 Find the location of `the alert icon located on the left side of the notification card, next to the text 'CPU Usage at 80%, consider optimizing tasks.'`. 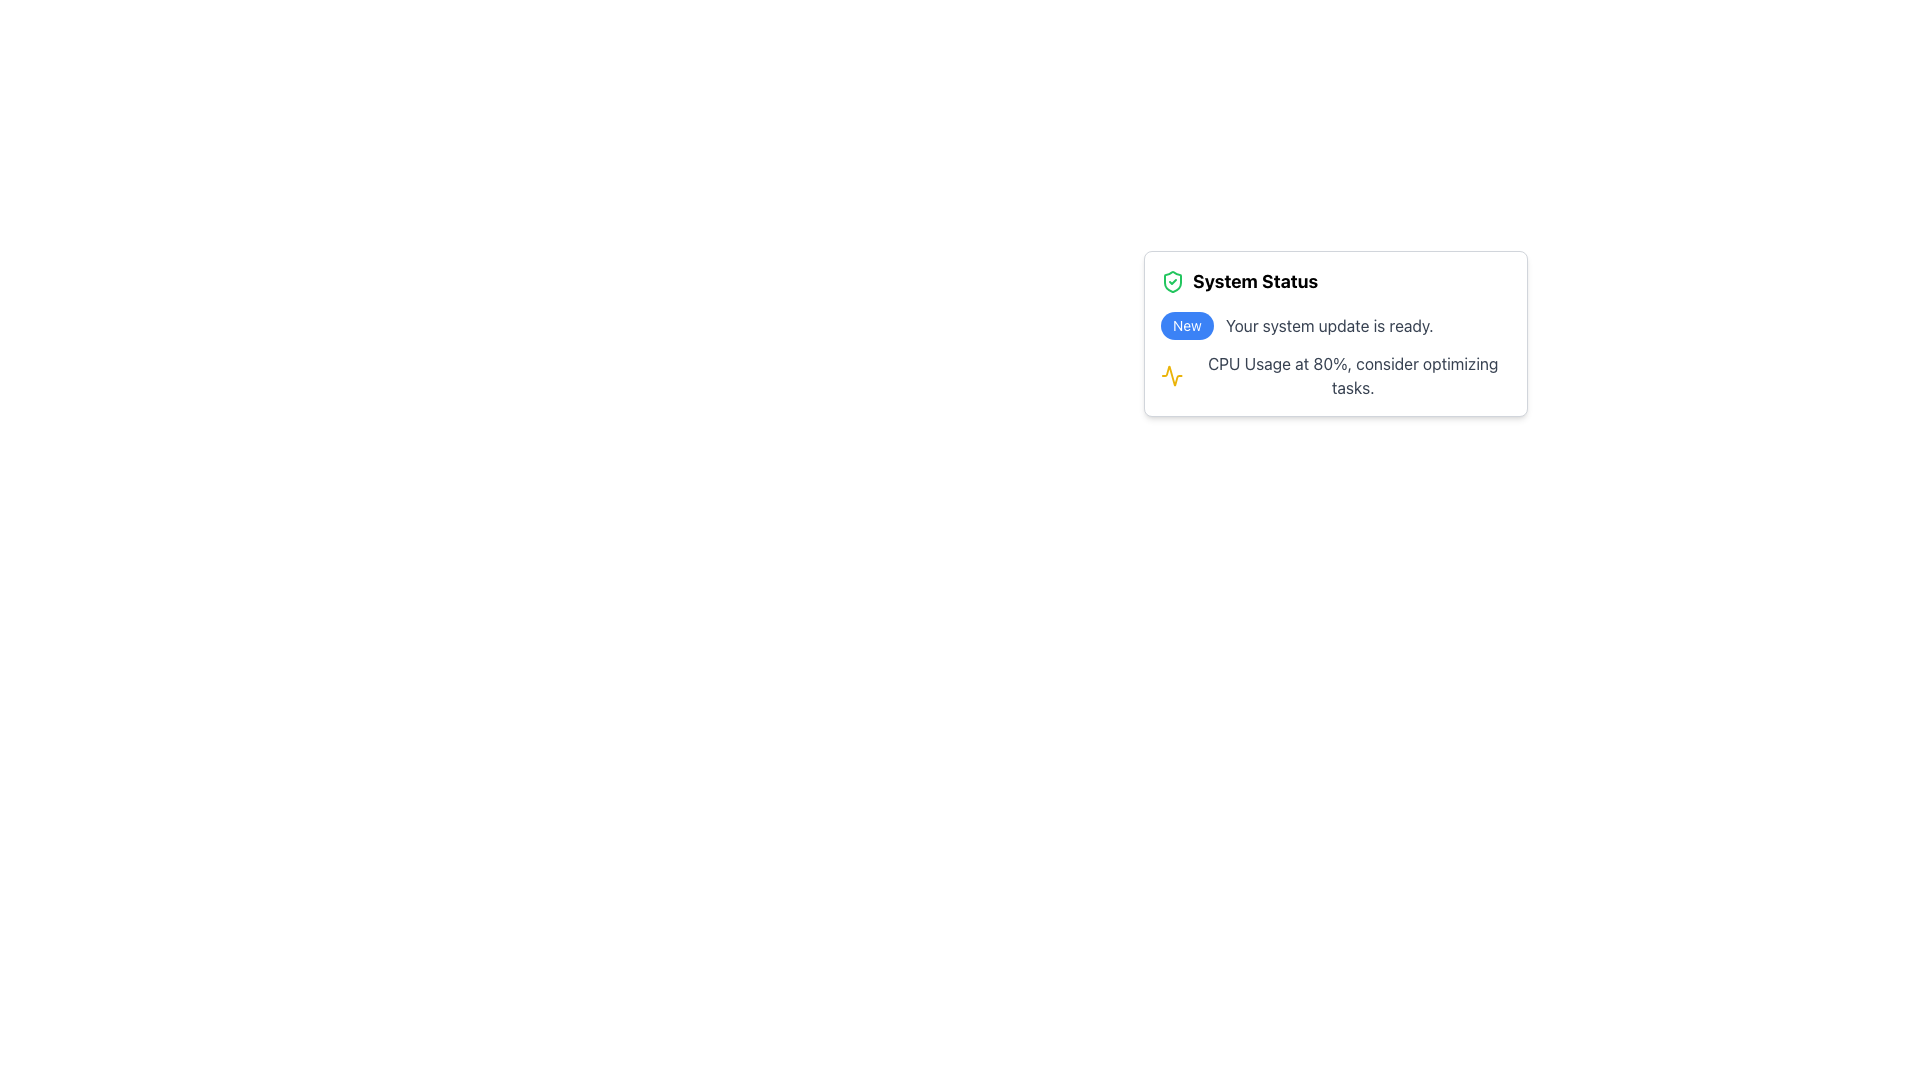

the alert icon located on the left side of the notification card, next to the text 'CPU Usage at 80%, consider optimizing tasks.' is located at coordinates (1172, 375).